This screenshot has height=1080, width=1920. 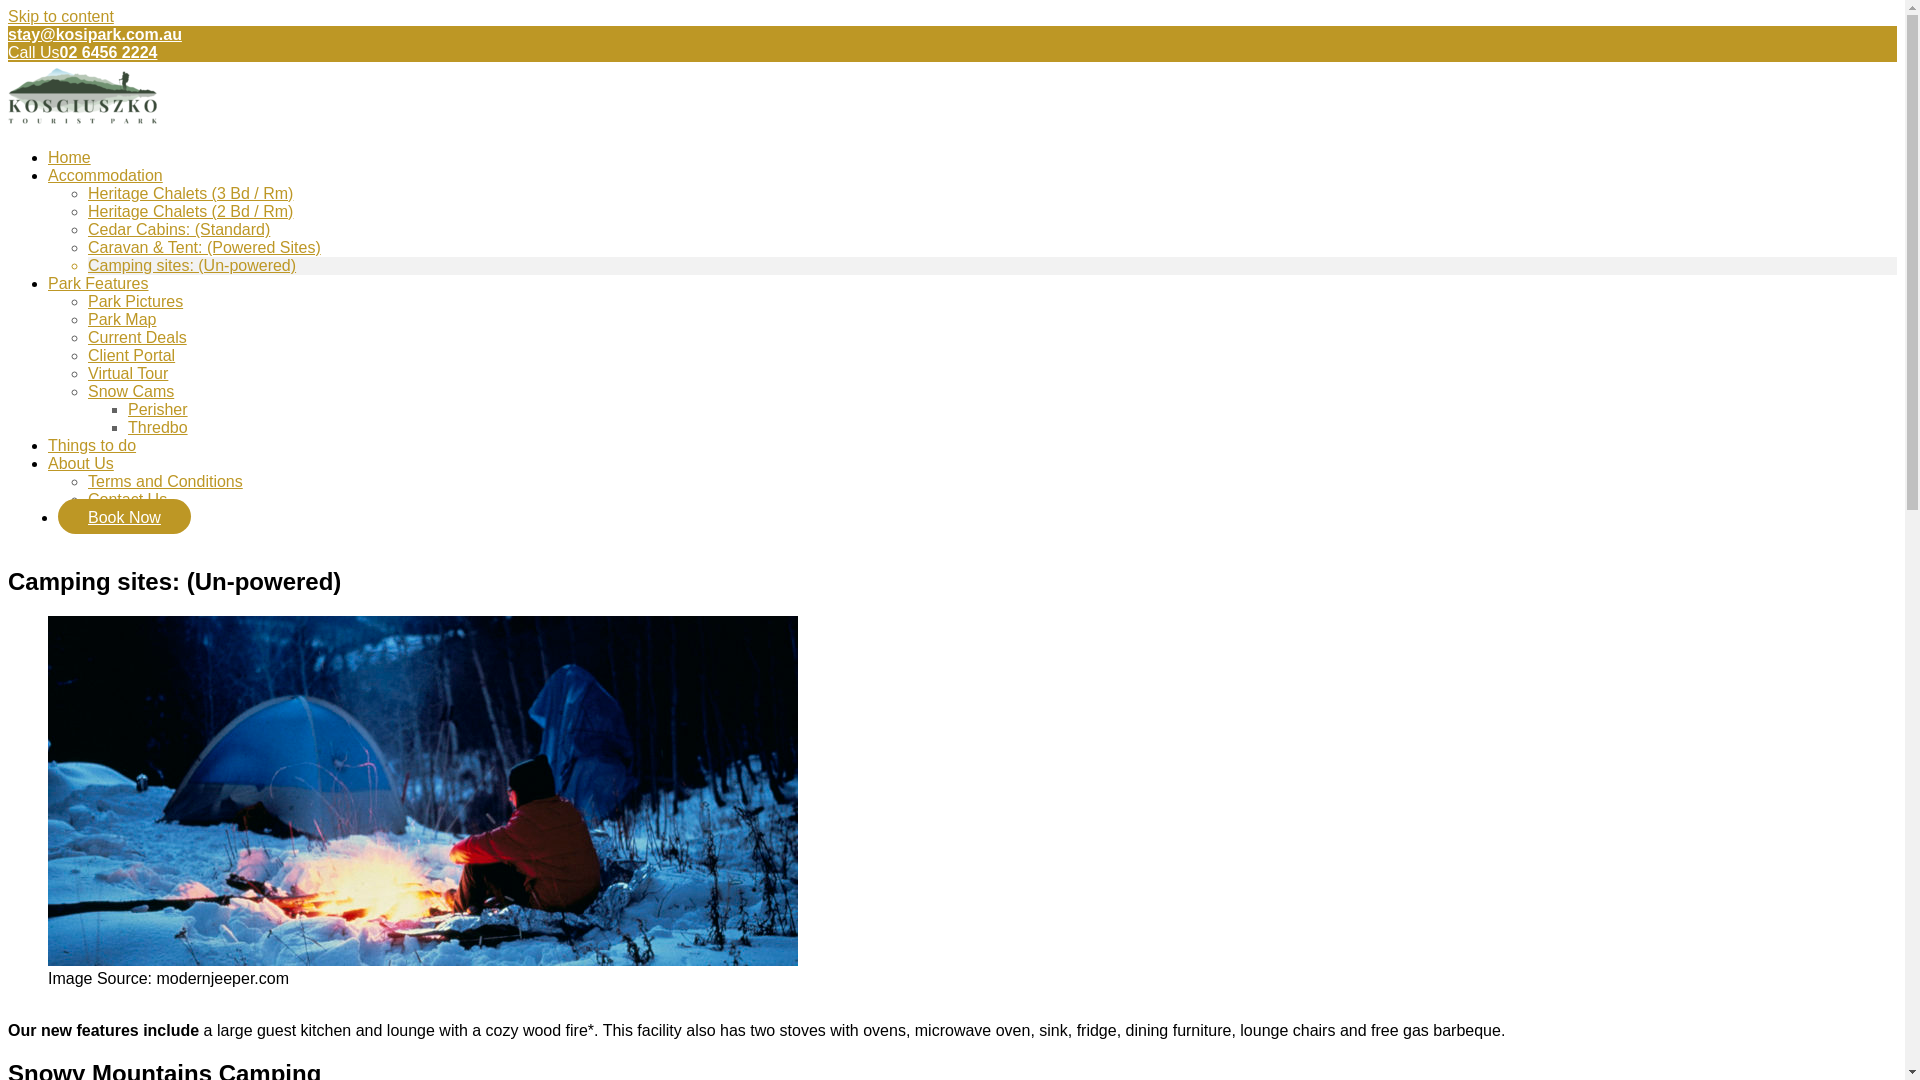 What do you see at coordinates (120, 318) in the screenshot?
I see `'Park Map'` at bounding box center [120, 318].